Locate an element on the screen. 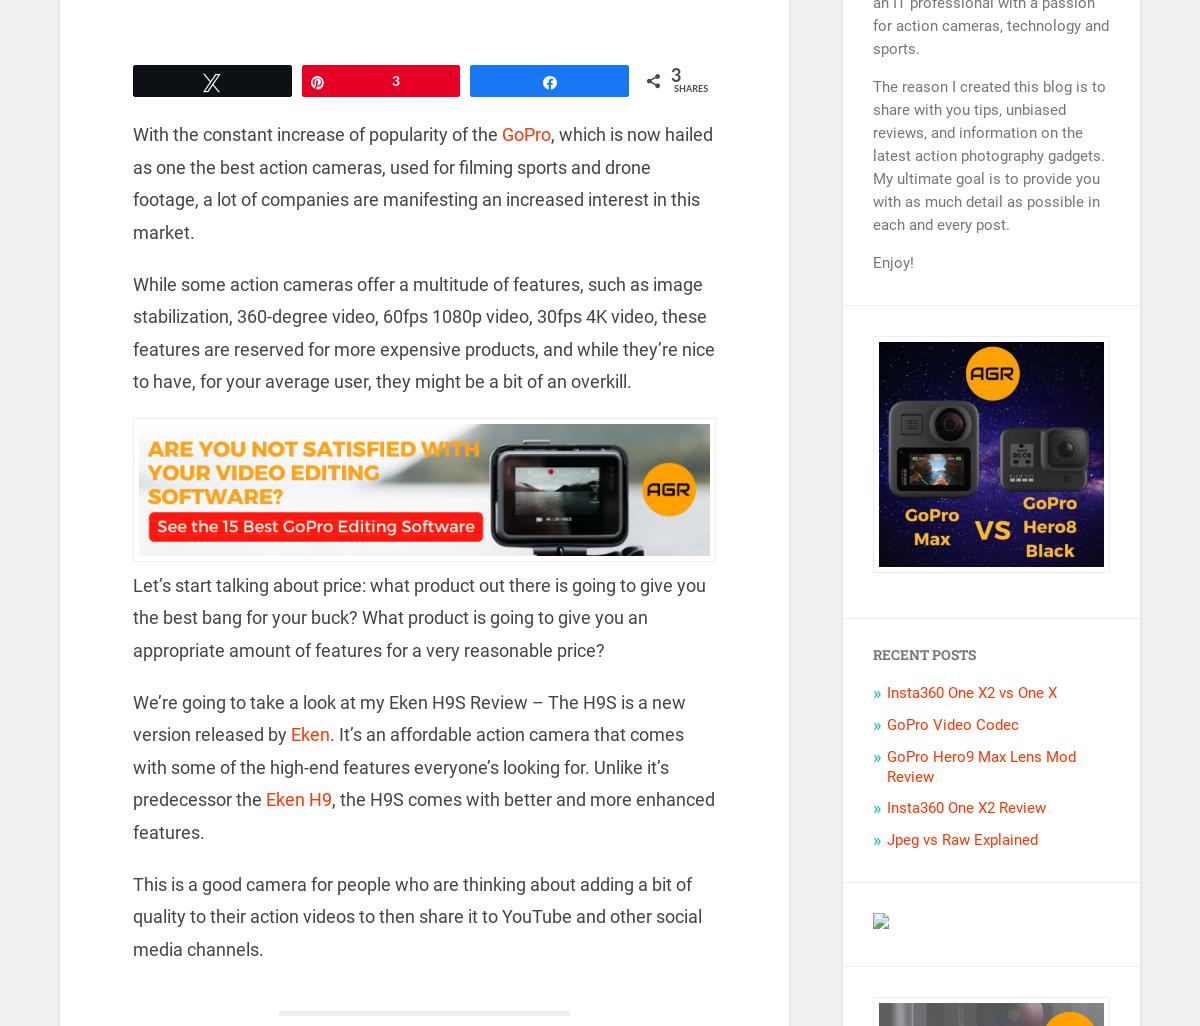 The width and height of the screenshot is (1200, 1026). 'GoPro' is located at coordinates (524, 134).